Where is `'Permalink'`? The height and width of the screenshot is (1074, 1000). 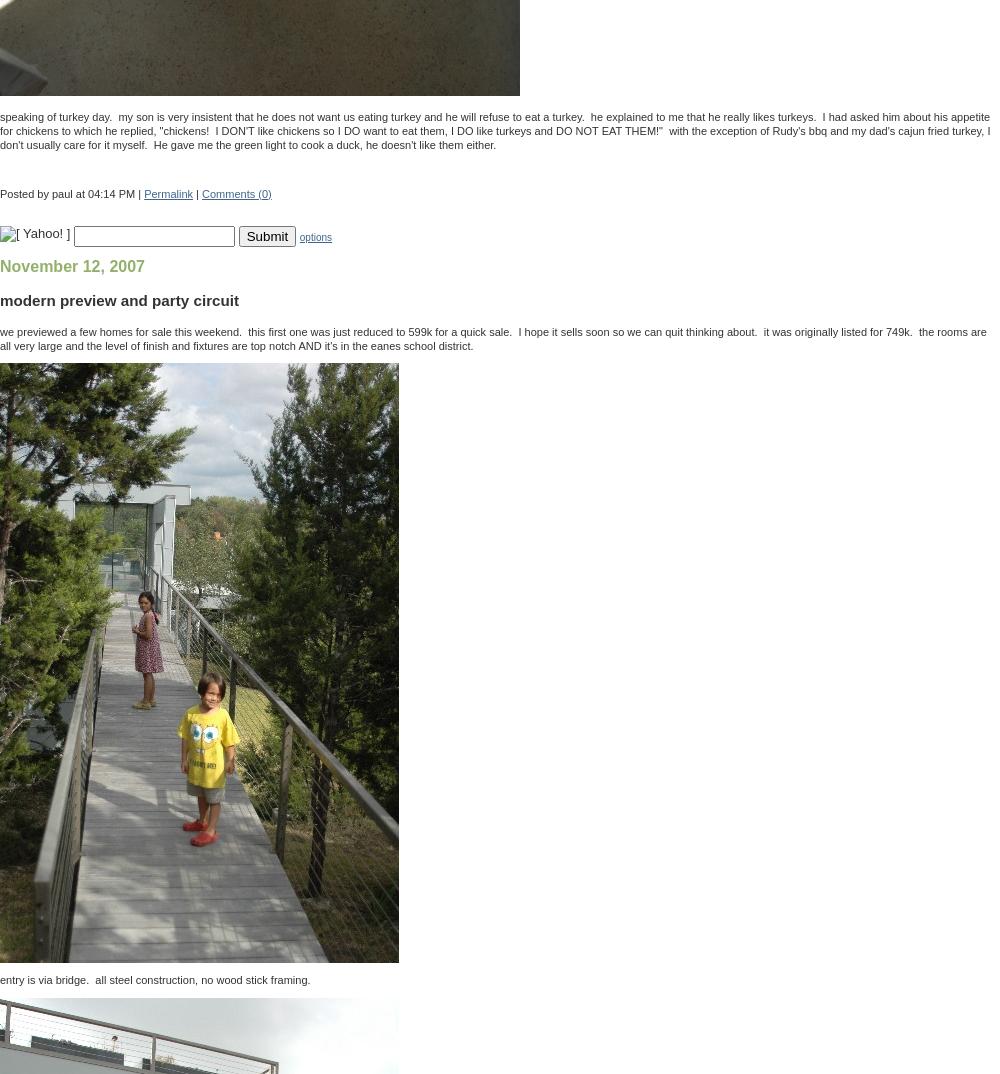 'Permalink' is located at coordinates (168, 192).